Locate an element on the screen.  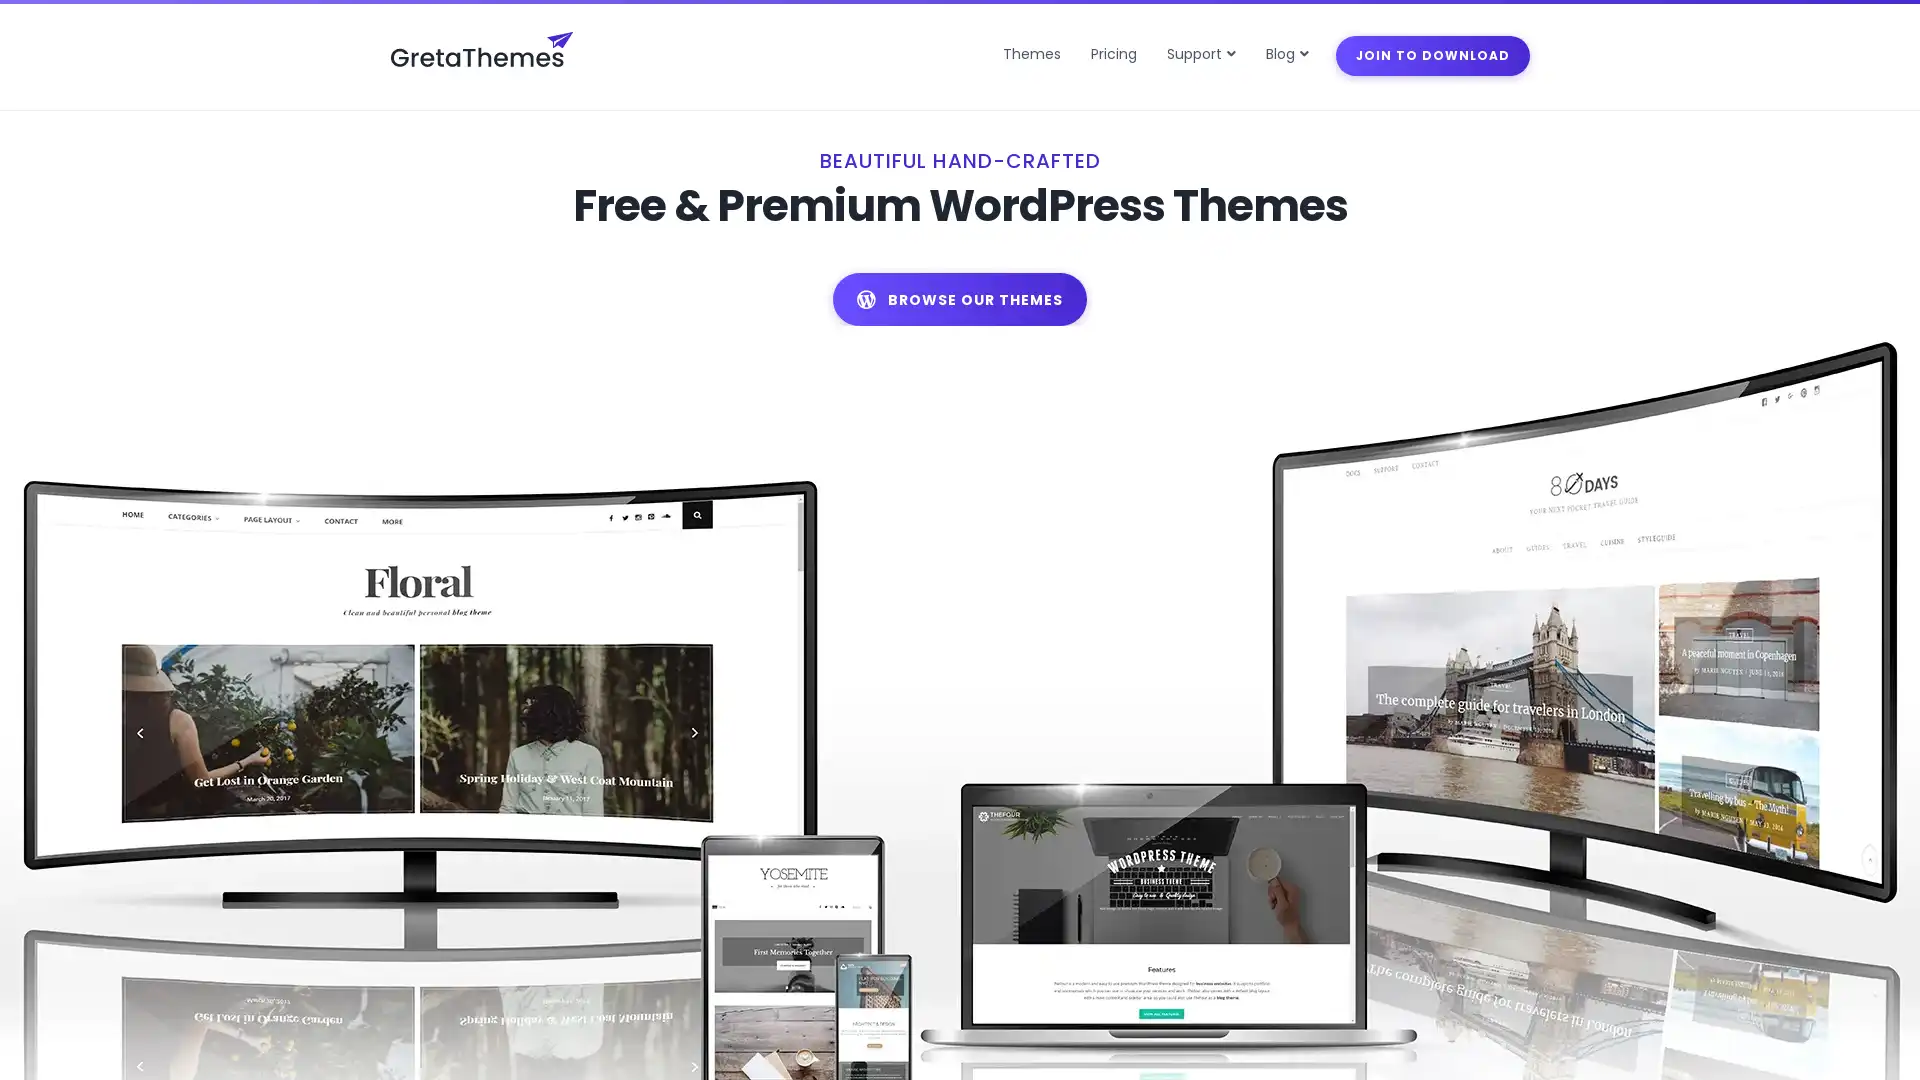
BROWSE OUR THEMES is located at coordinates (960, 342).